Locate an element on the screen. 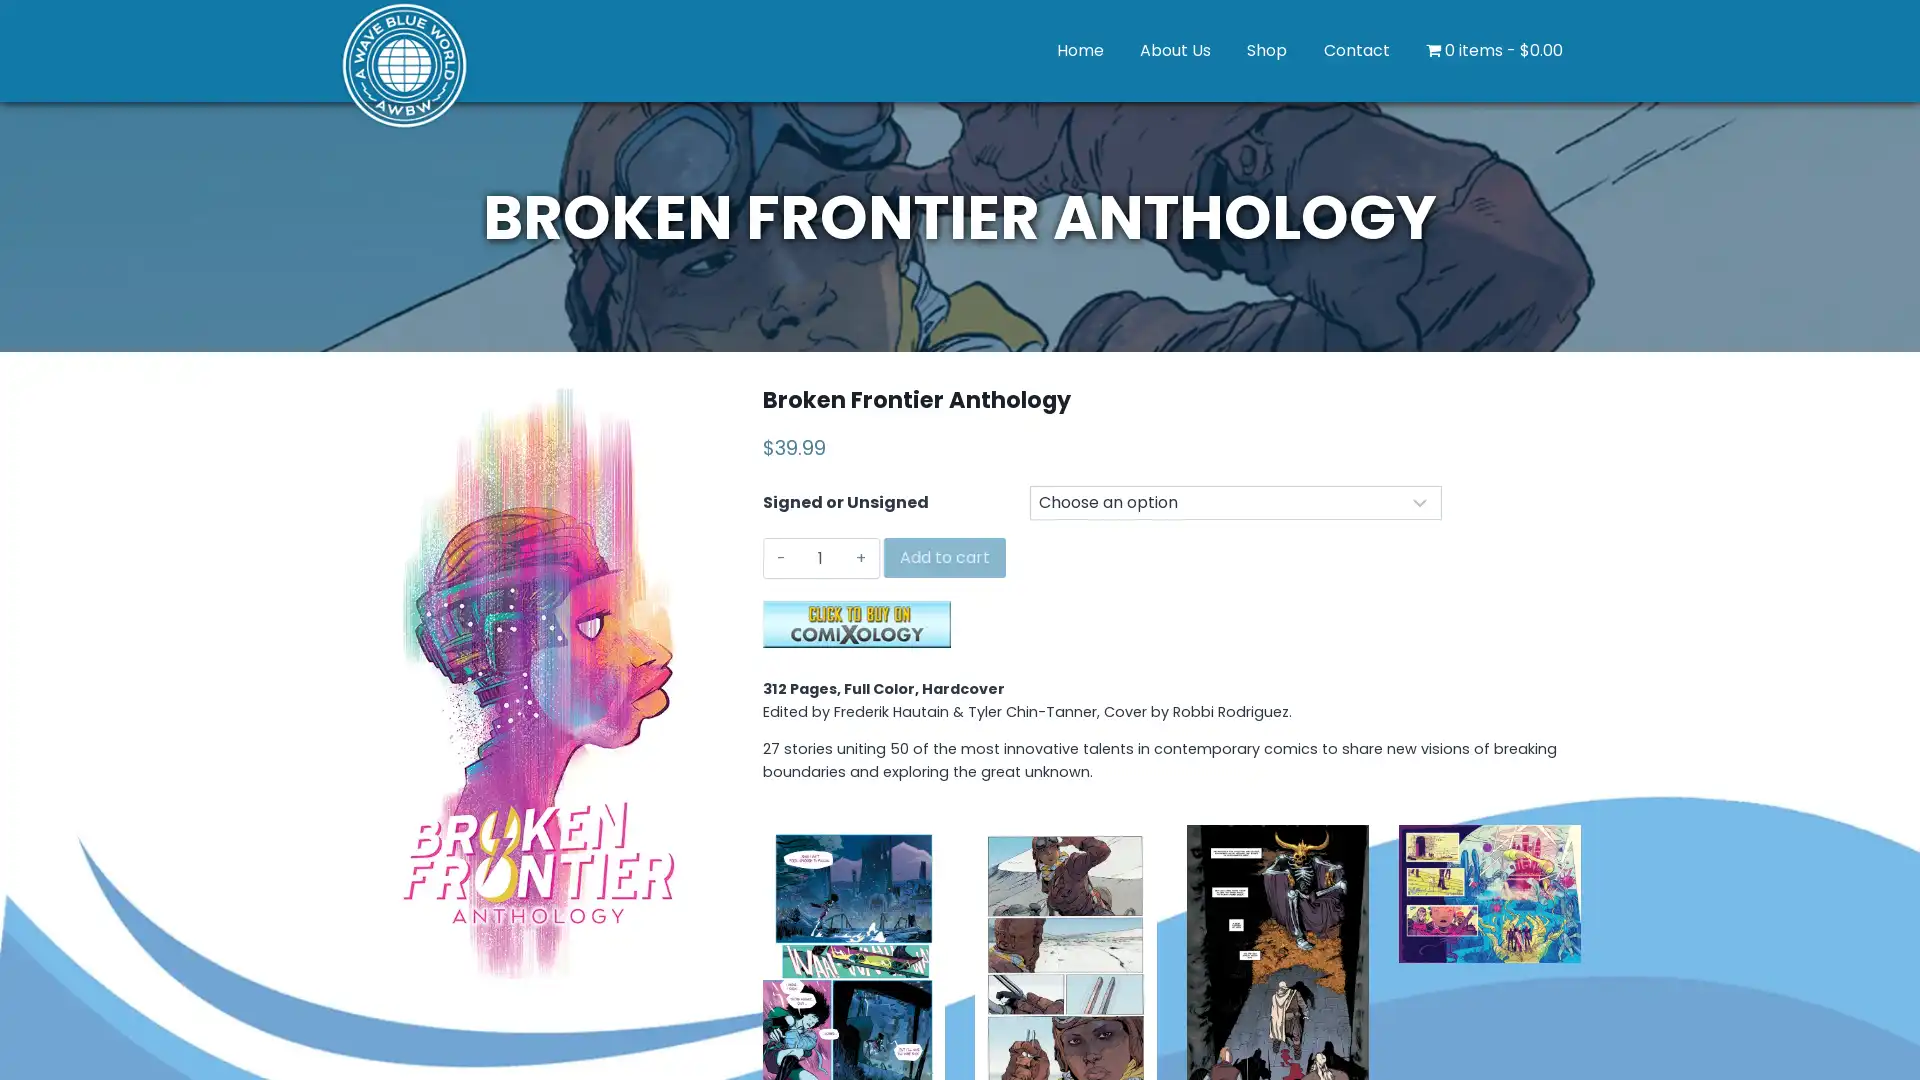 Image resolution: width=1920 pixels, height=1080 pixels. Add to cart is located at coordinates (943, 558).